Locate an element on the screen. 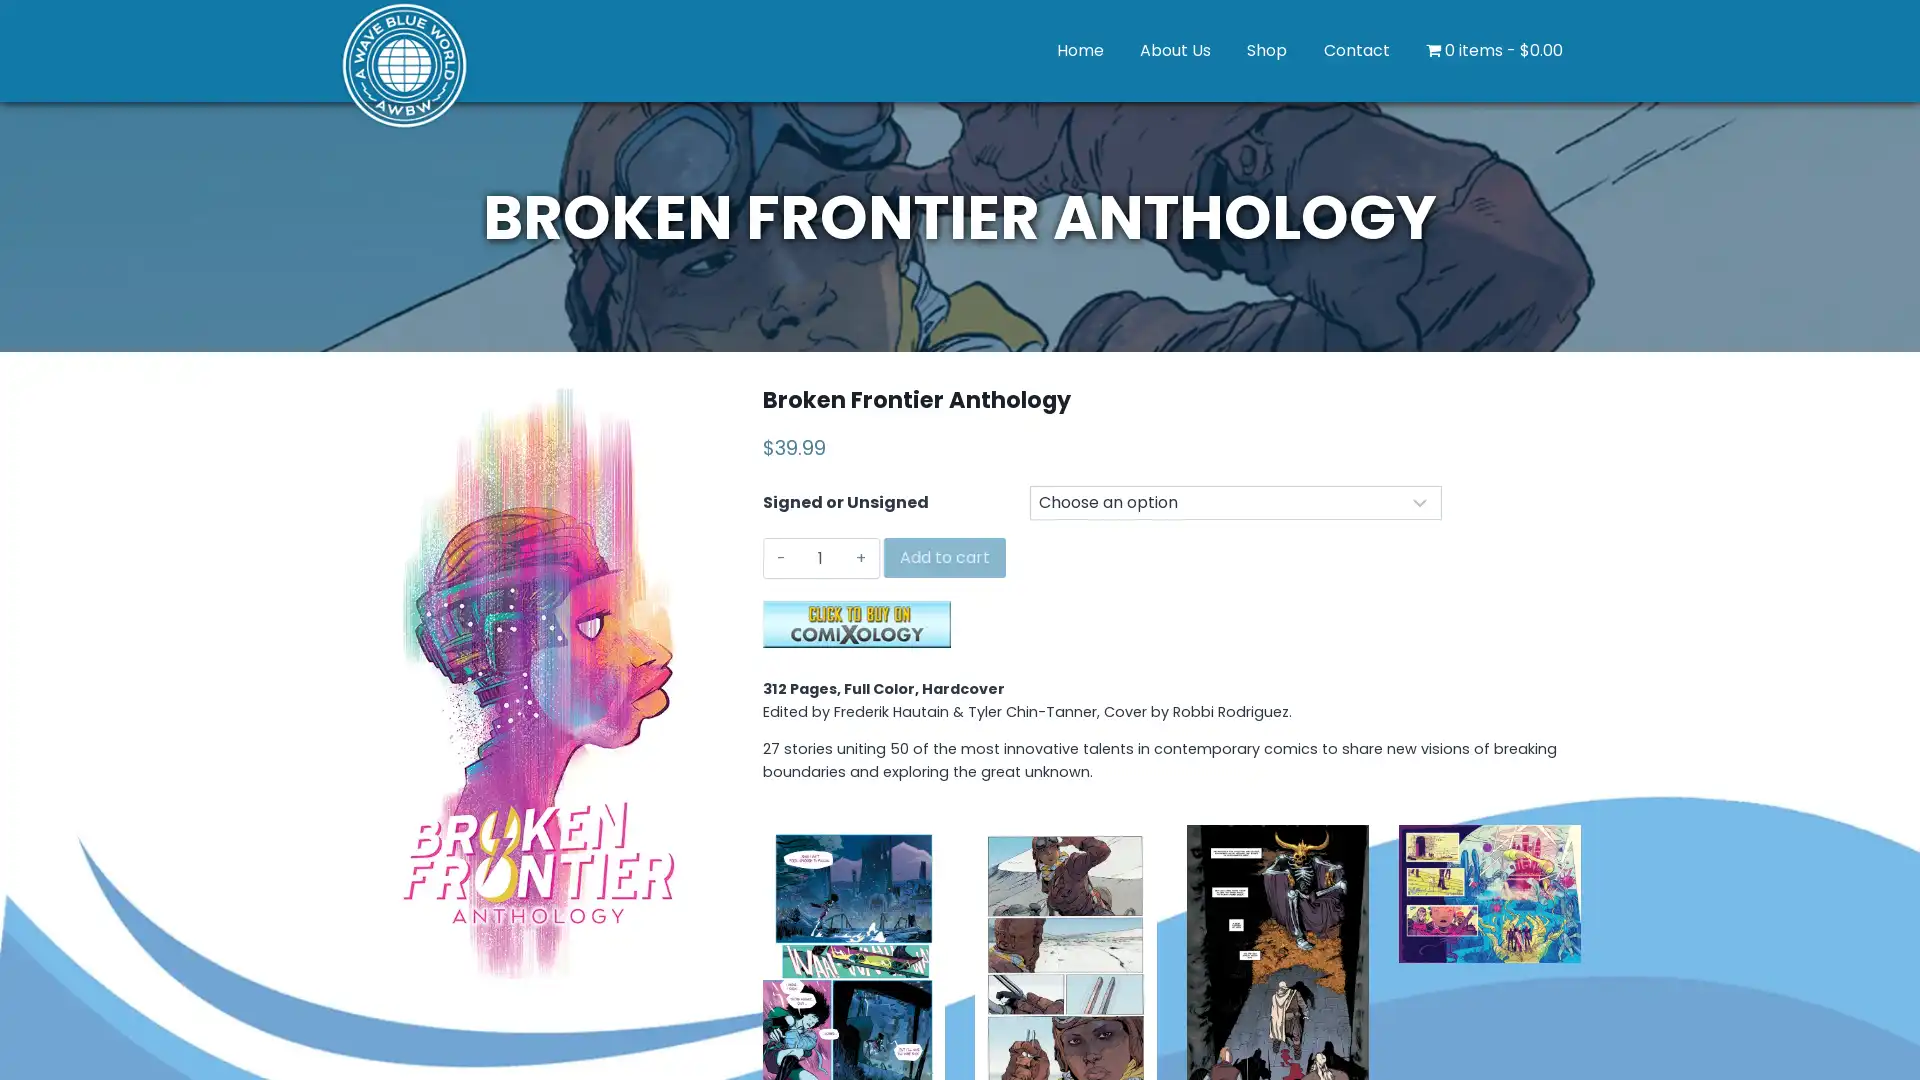 Image resolution: width=1920 pixels, height=1080 pixels. Add to cart is located at coordinates (943, 558).